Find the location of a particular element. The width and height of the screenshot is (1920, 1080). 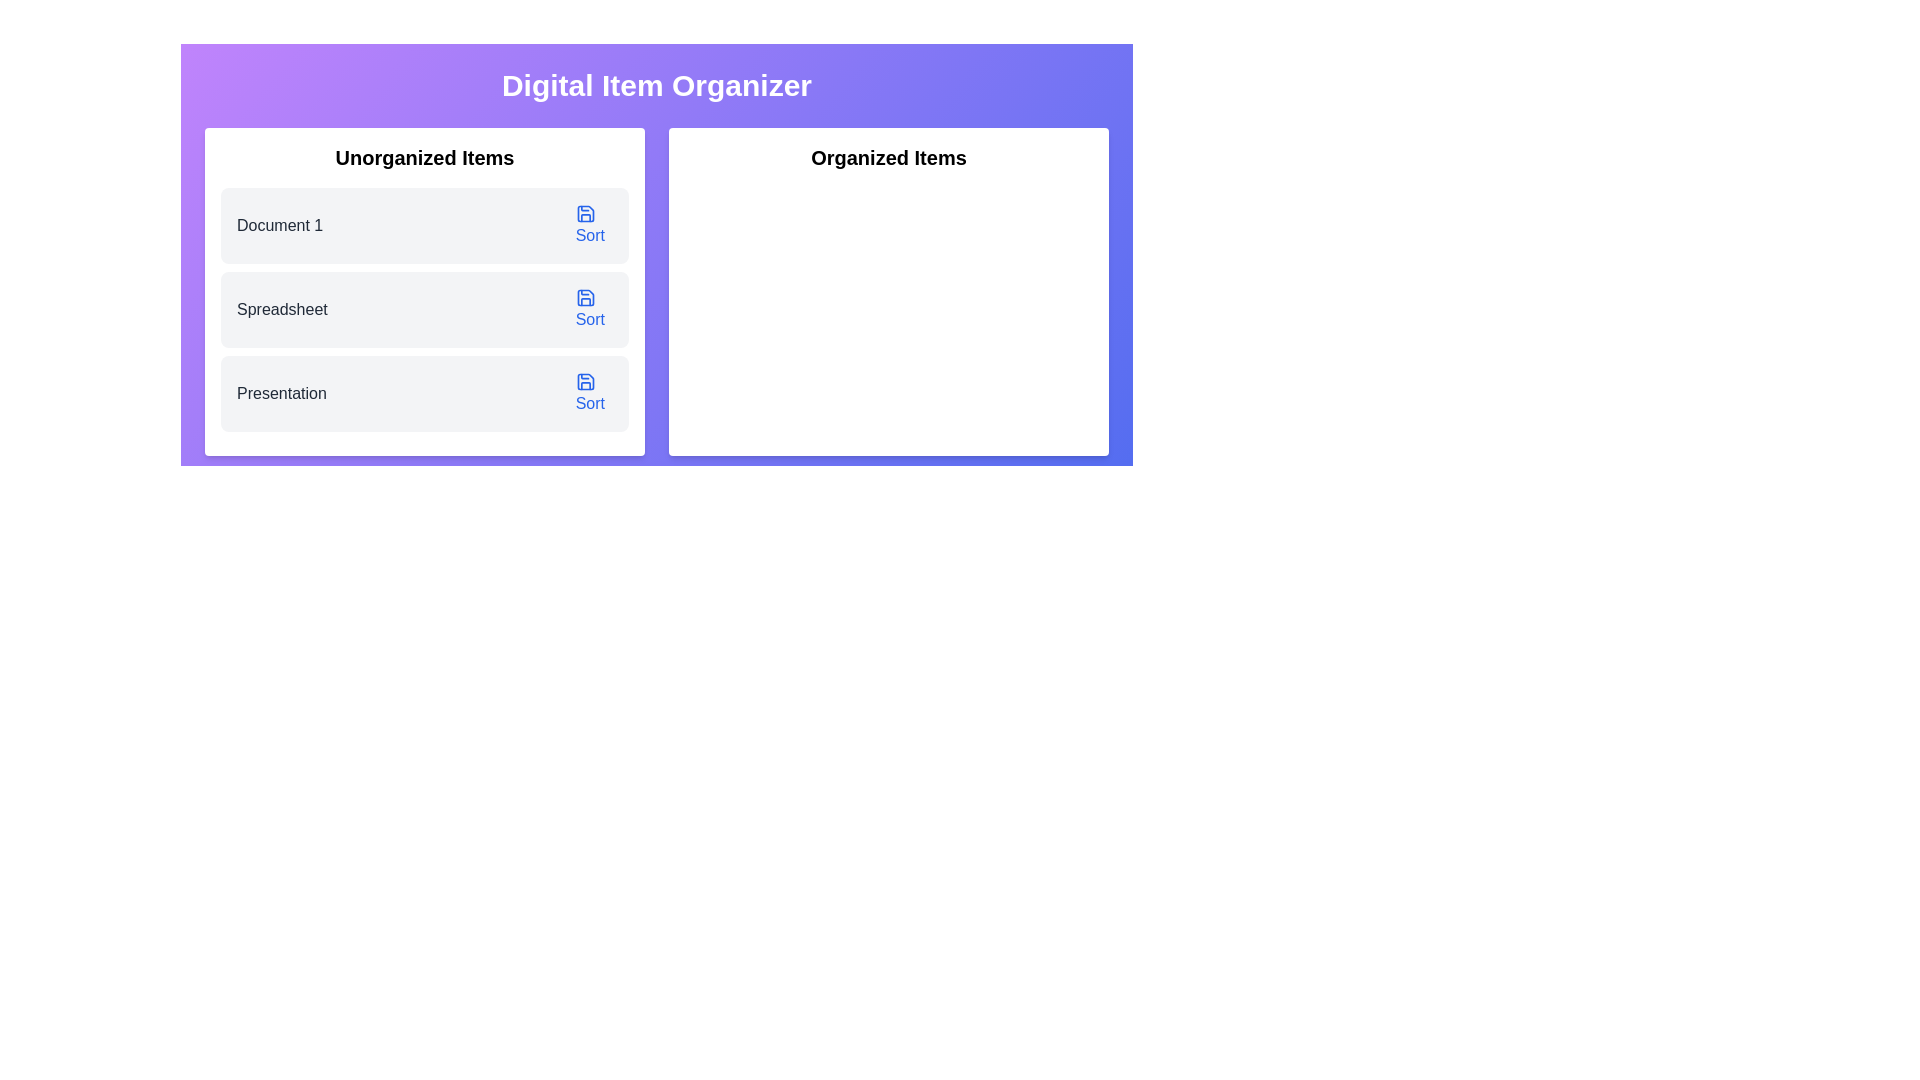

the second 'Sort' button with a blue text label and a save icon located to the right of the 'Spreadsheet' label is located at coordinates (589, 309).